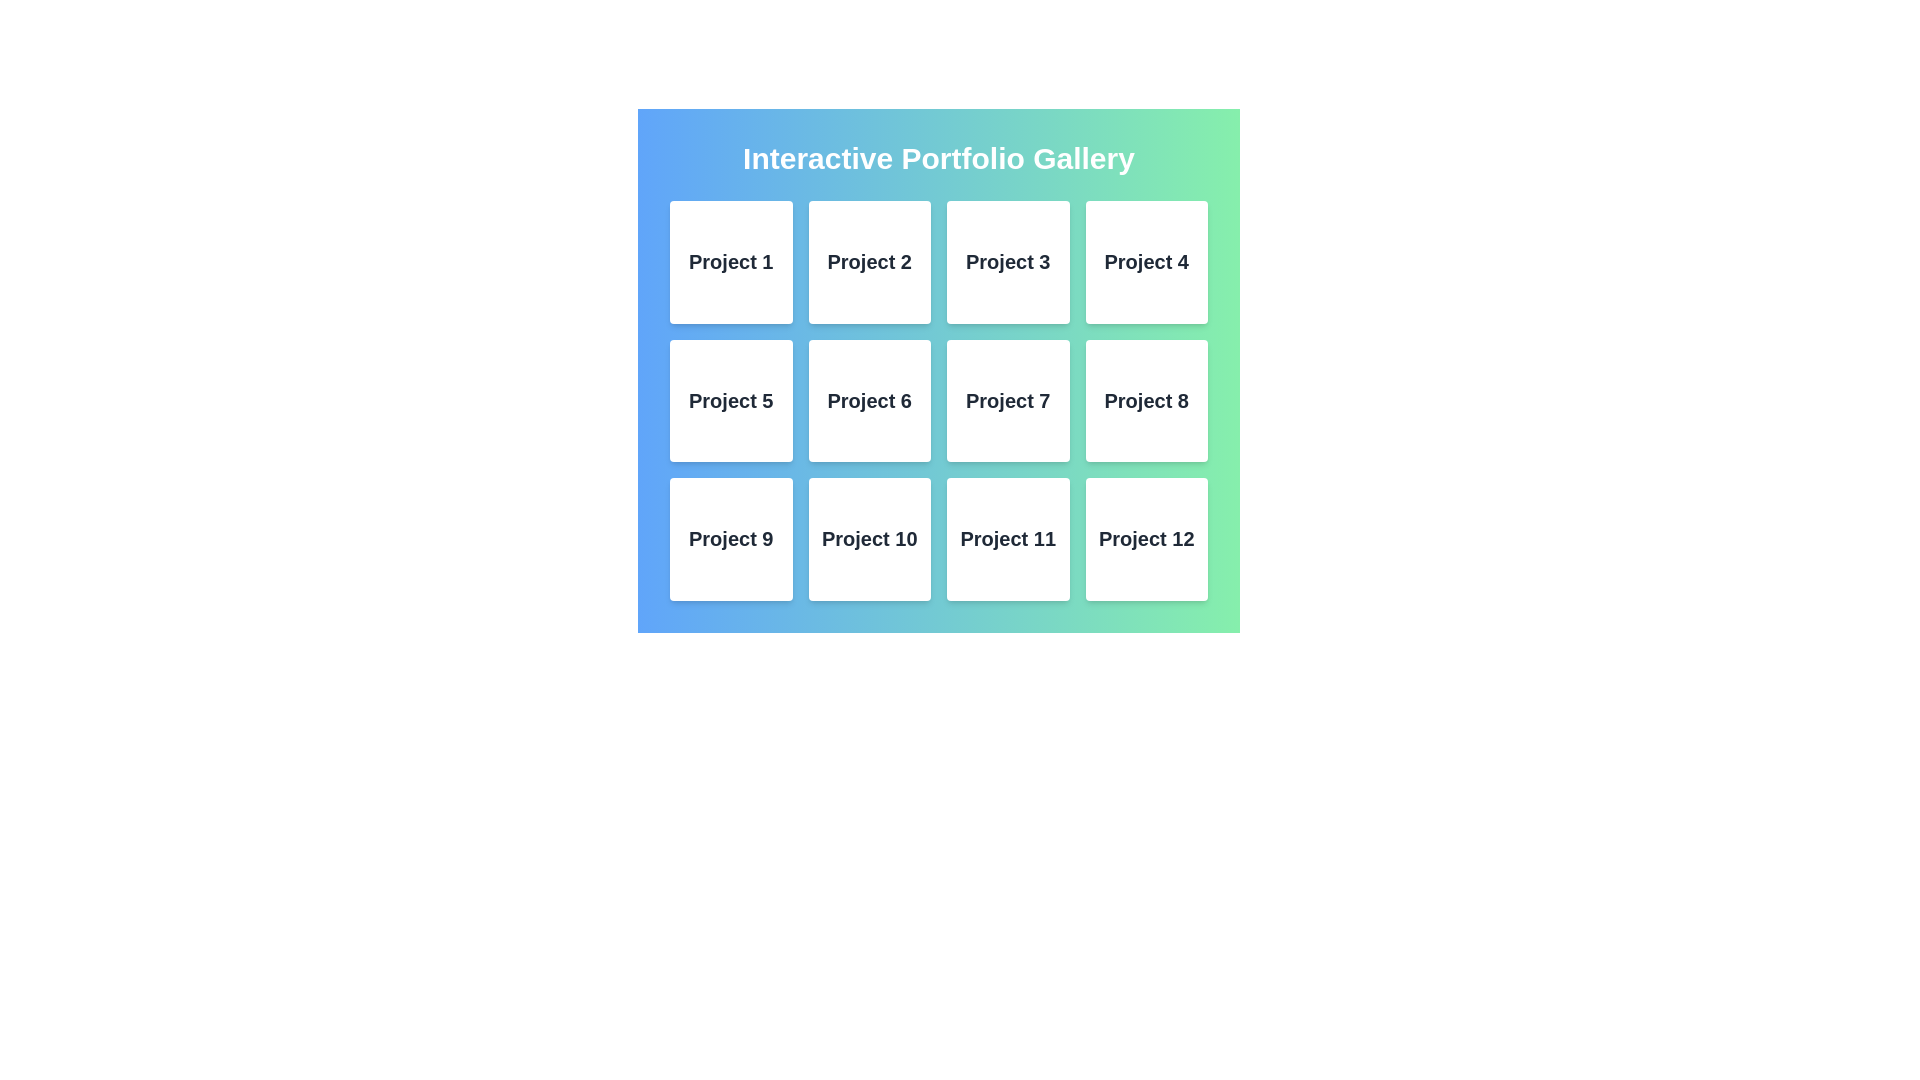 The width and height of the screenshot is (1920, 1080). Describe the element at coordinates (730, 538) in the screenshot. I see `the project card for 'Project 9' located in the third row and first column of the interactive portfolio gallery` at that location.